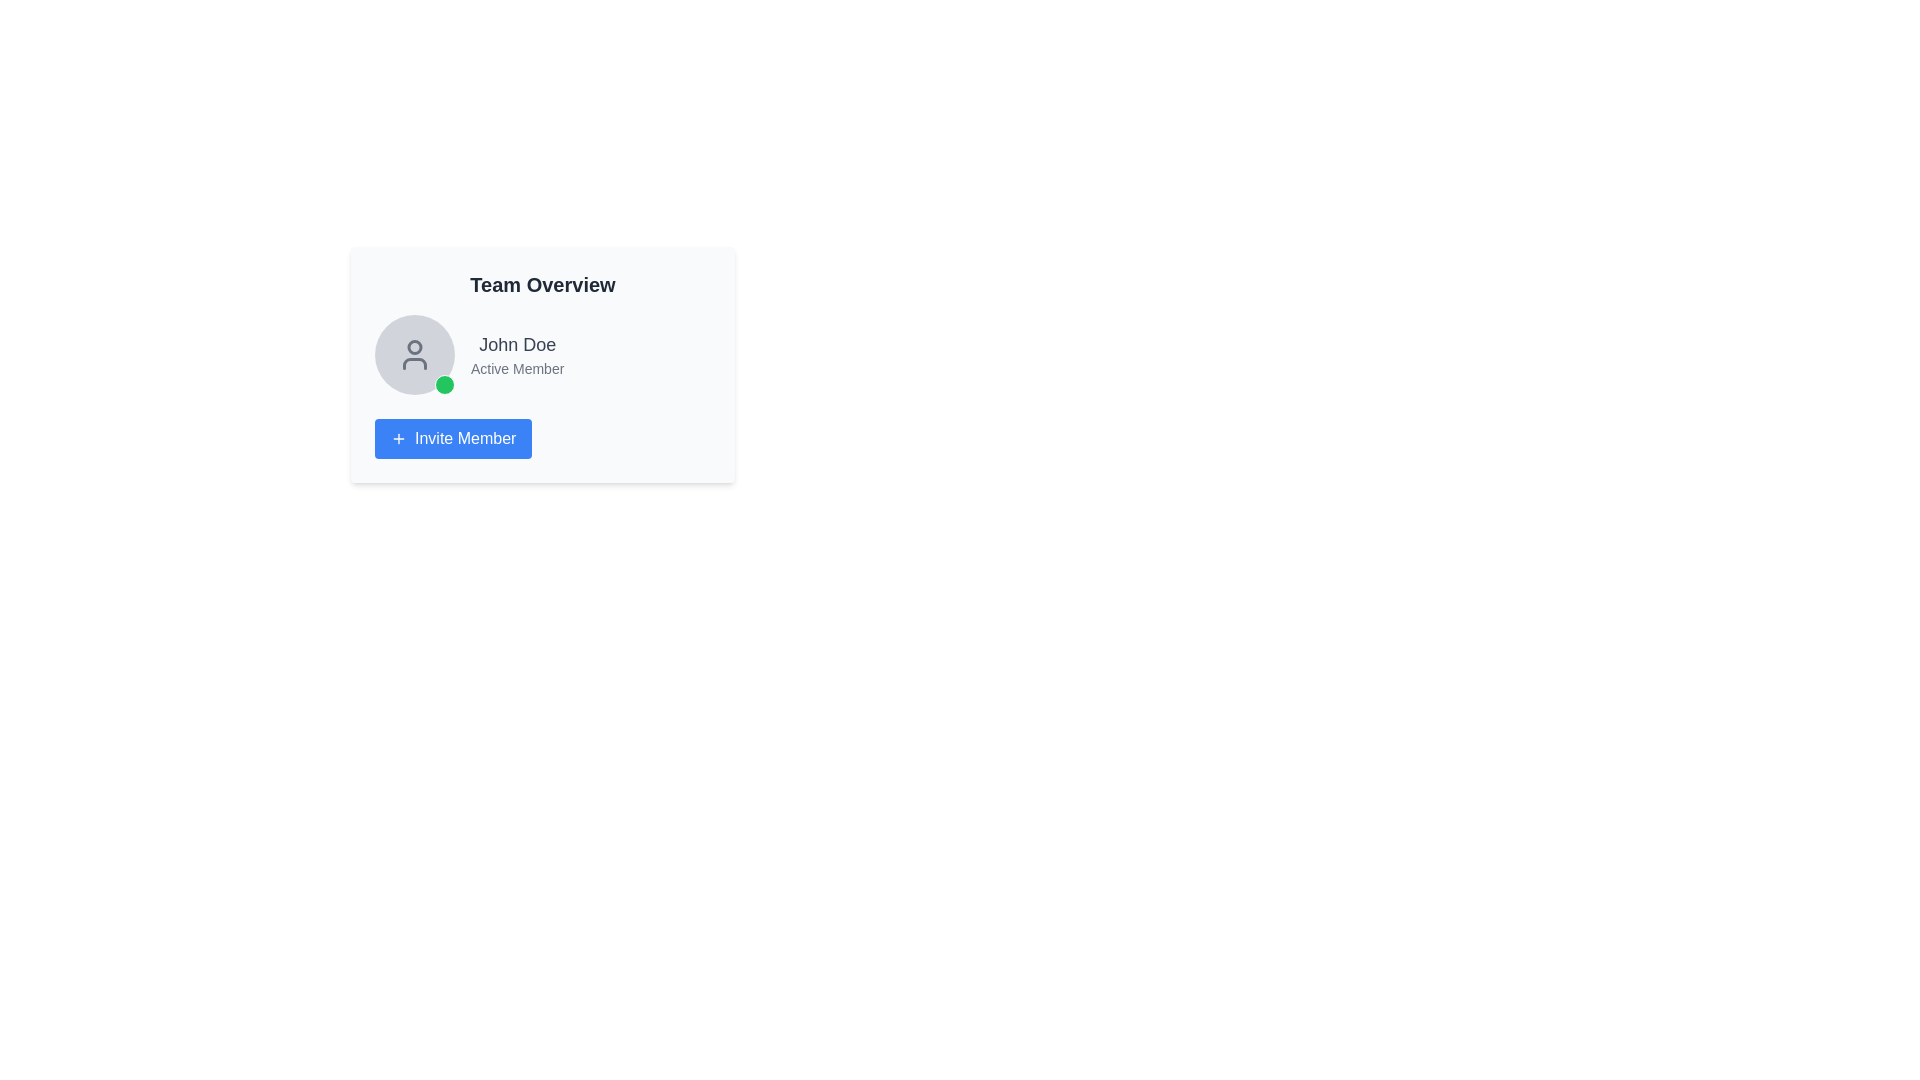  Describe the element at coordinates (413, 353) in the screenshot. I see `the user icon represented by a gray SVG within a circular light-grey background, located on the left side of the card interface` at that location.